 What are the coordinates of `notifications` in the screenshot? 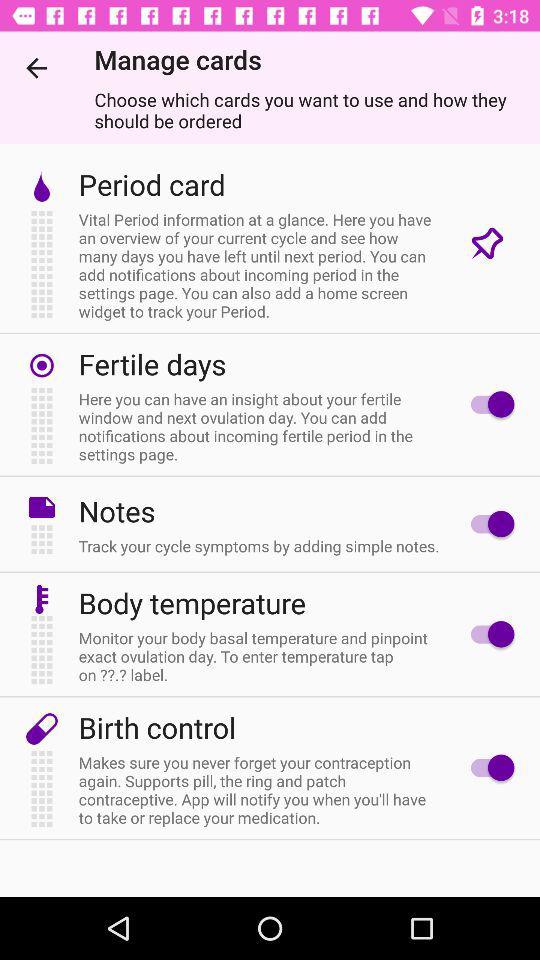 It's located at (486, 403).